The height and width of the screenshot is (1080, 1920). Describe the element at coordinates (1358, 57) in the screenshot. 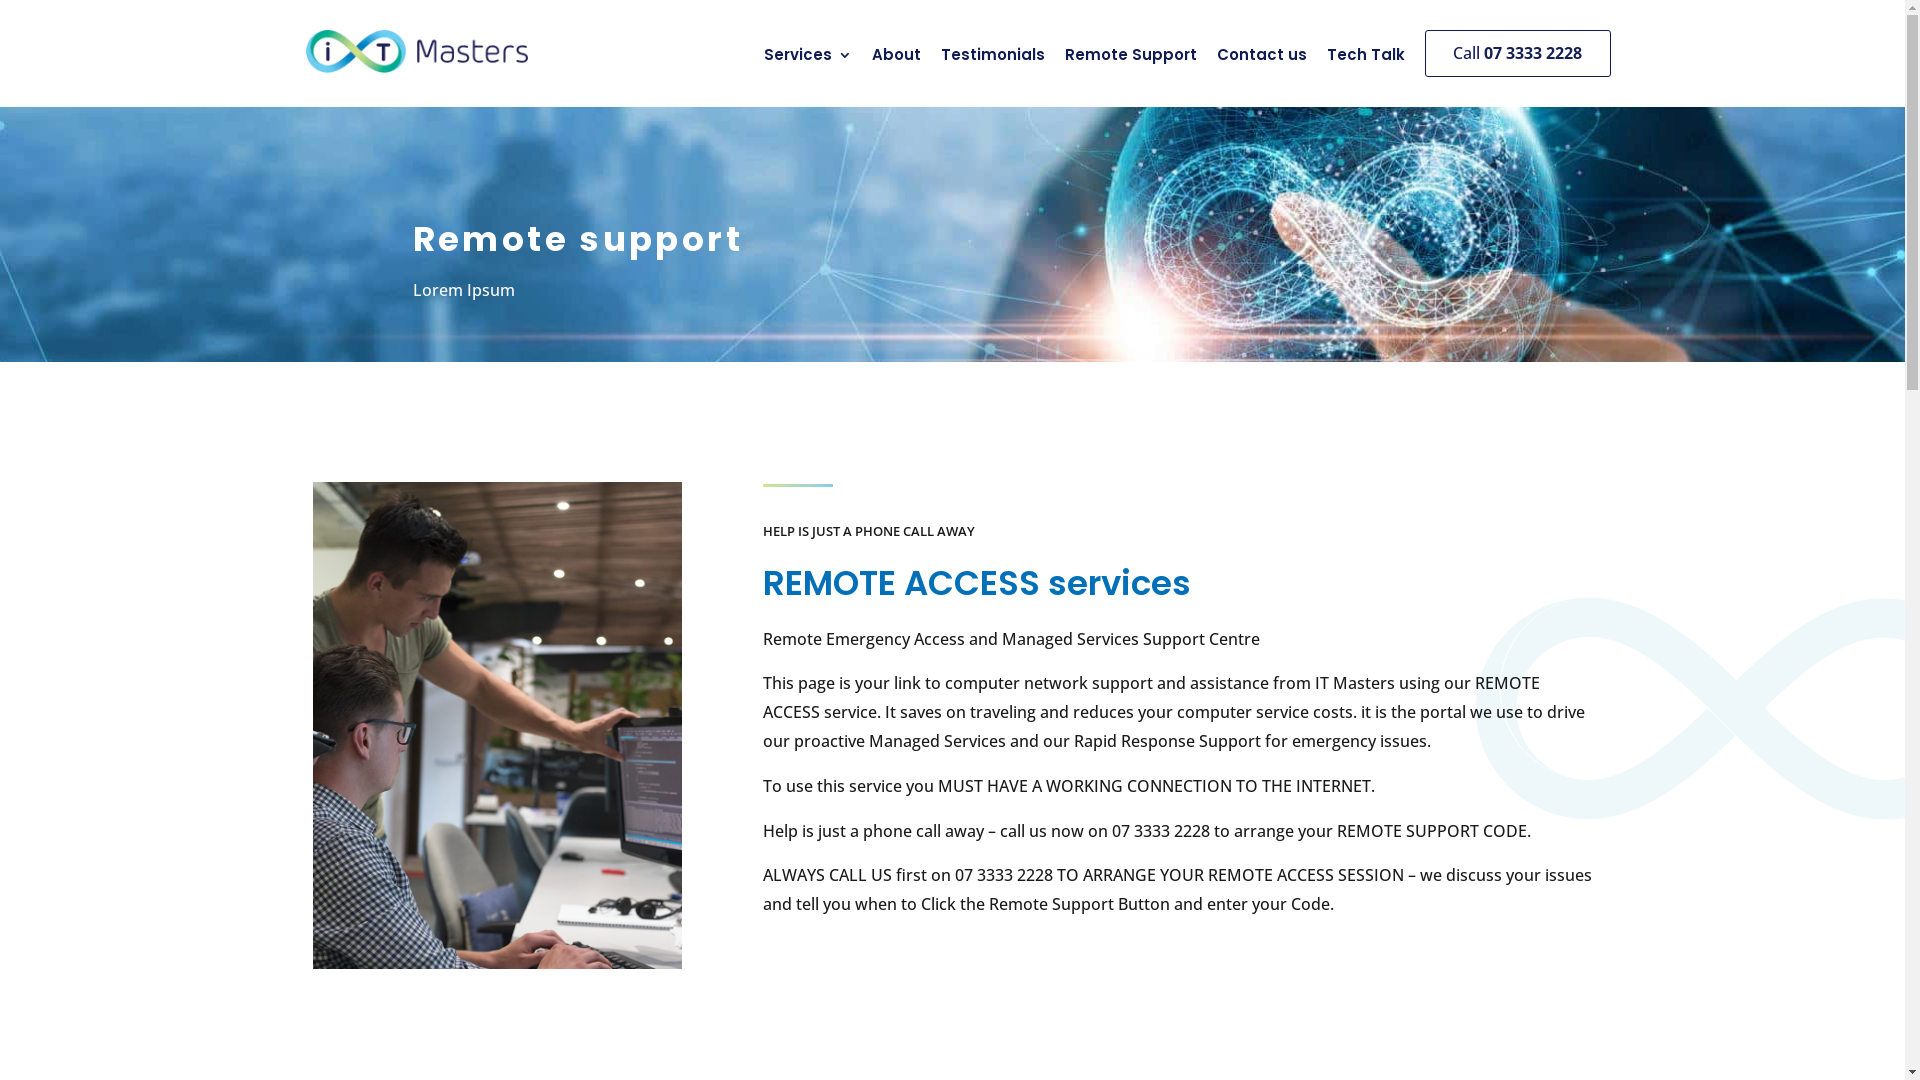

I see `'Tech Talk'` at that location.